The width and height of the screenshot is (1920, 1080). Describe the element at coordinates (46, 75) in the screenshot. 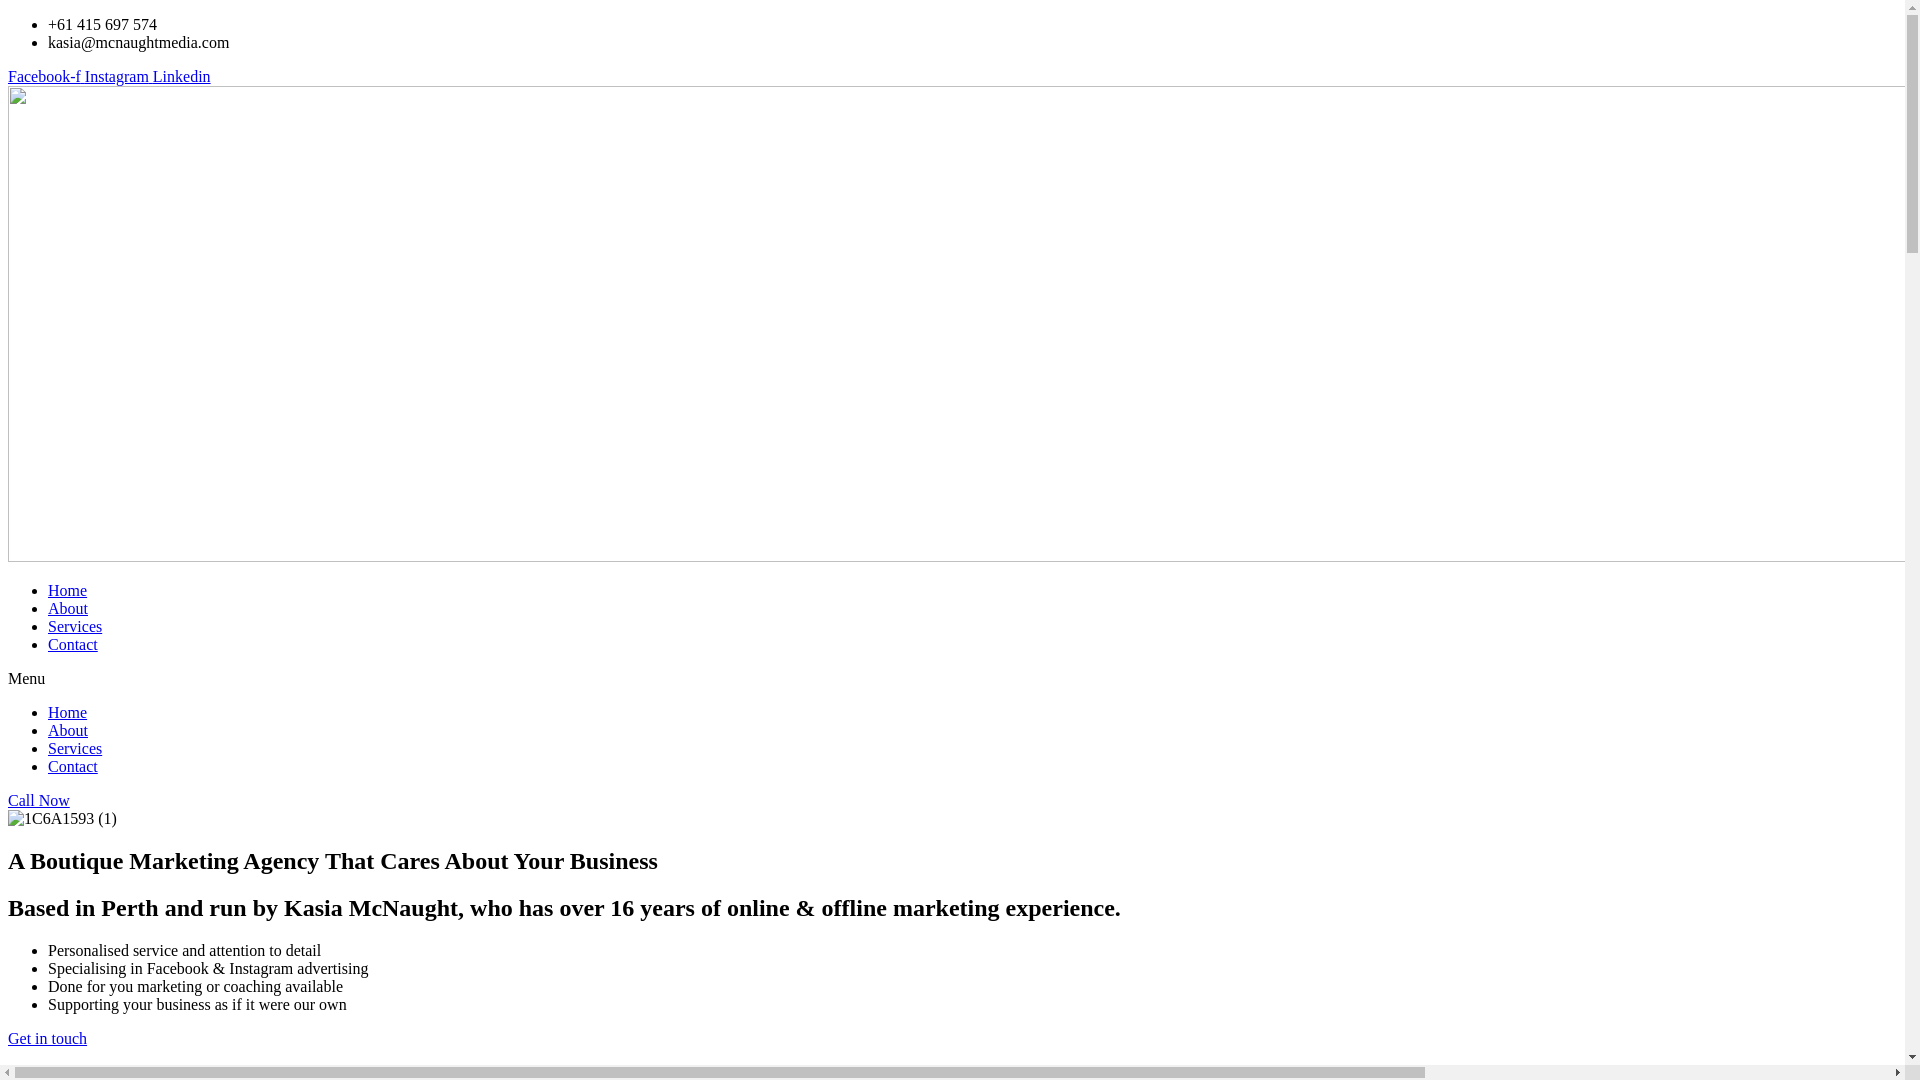

I see `'Facebook-f'` at that location.